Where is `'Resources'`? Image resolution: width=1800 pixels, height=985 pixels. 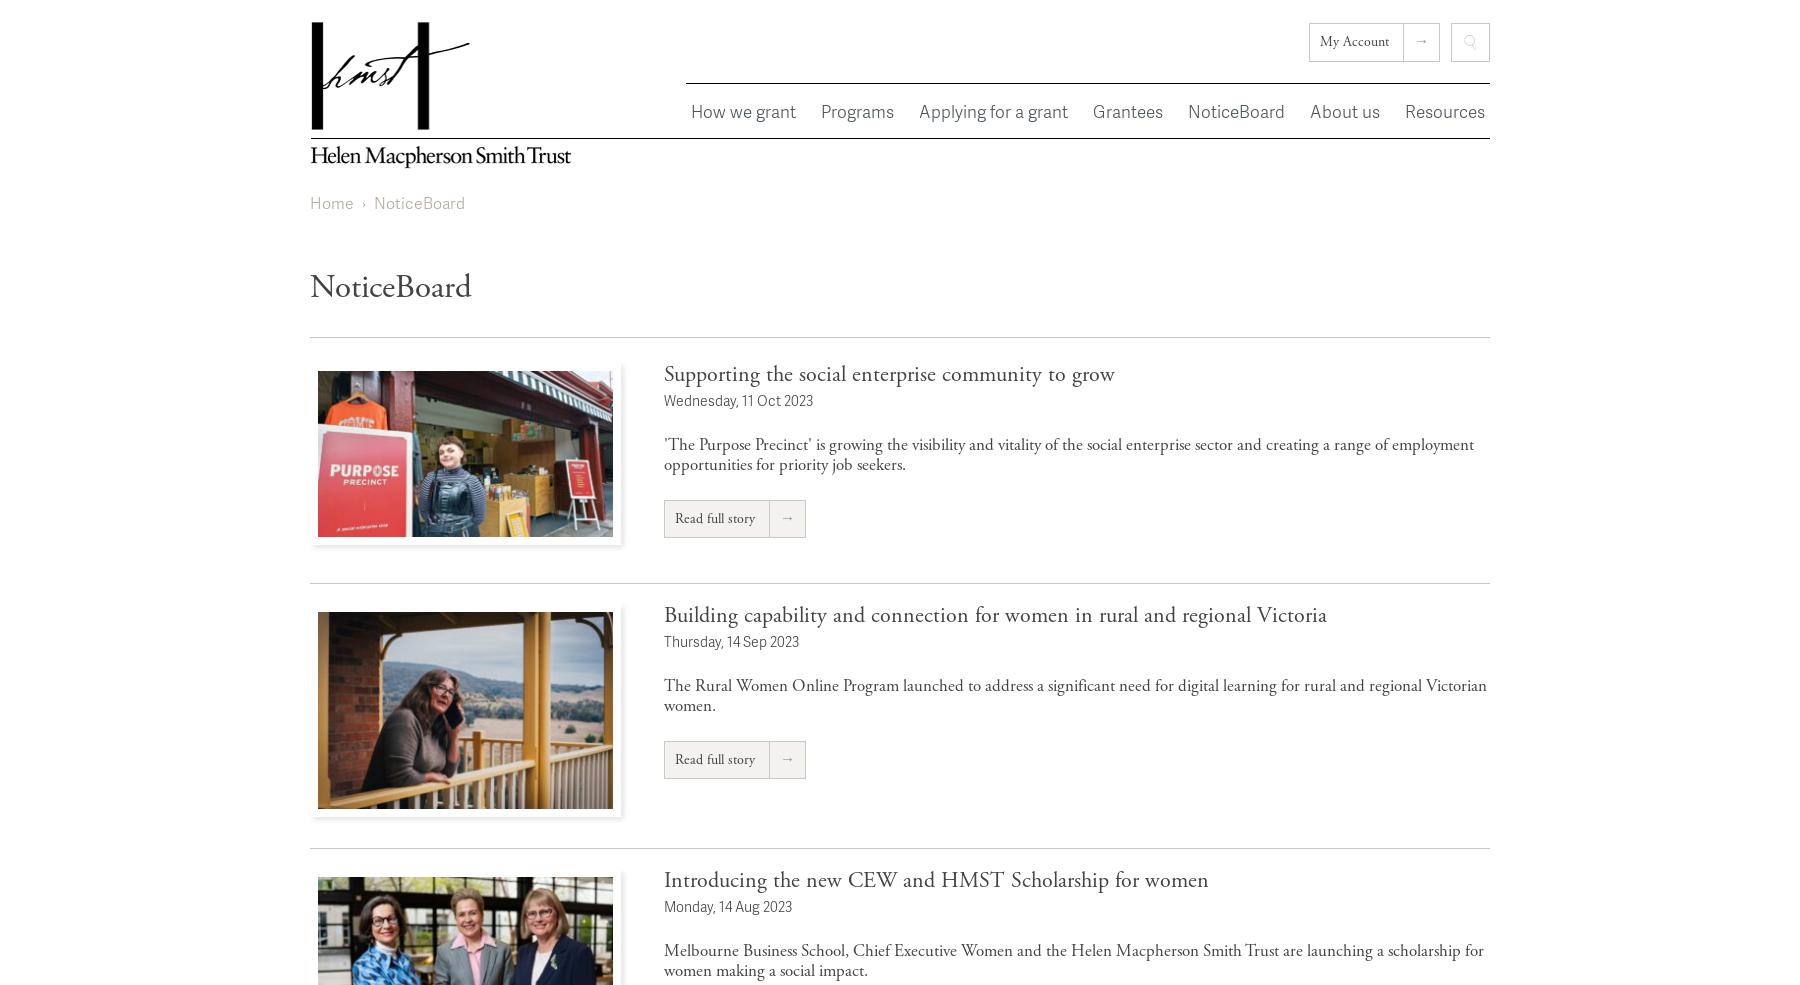 'Resources' is located at coordinates (1444, 111).